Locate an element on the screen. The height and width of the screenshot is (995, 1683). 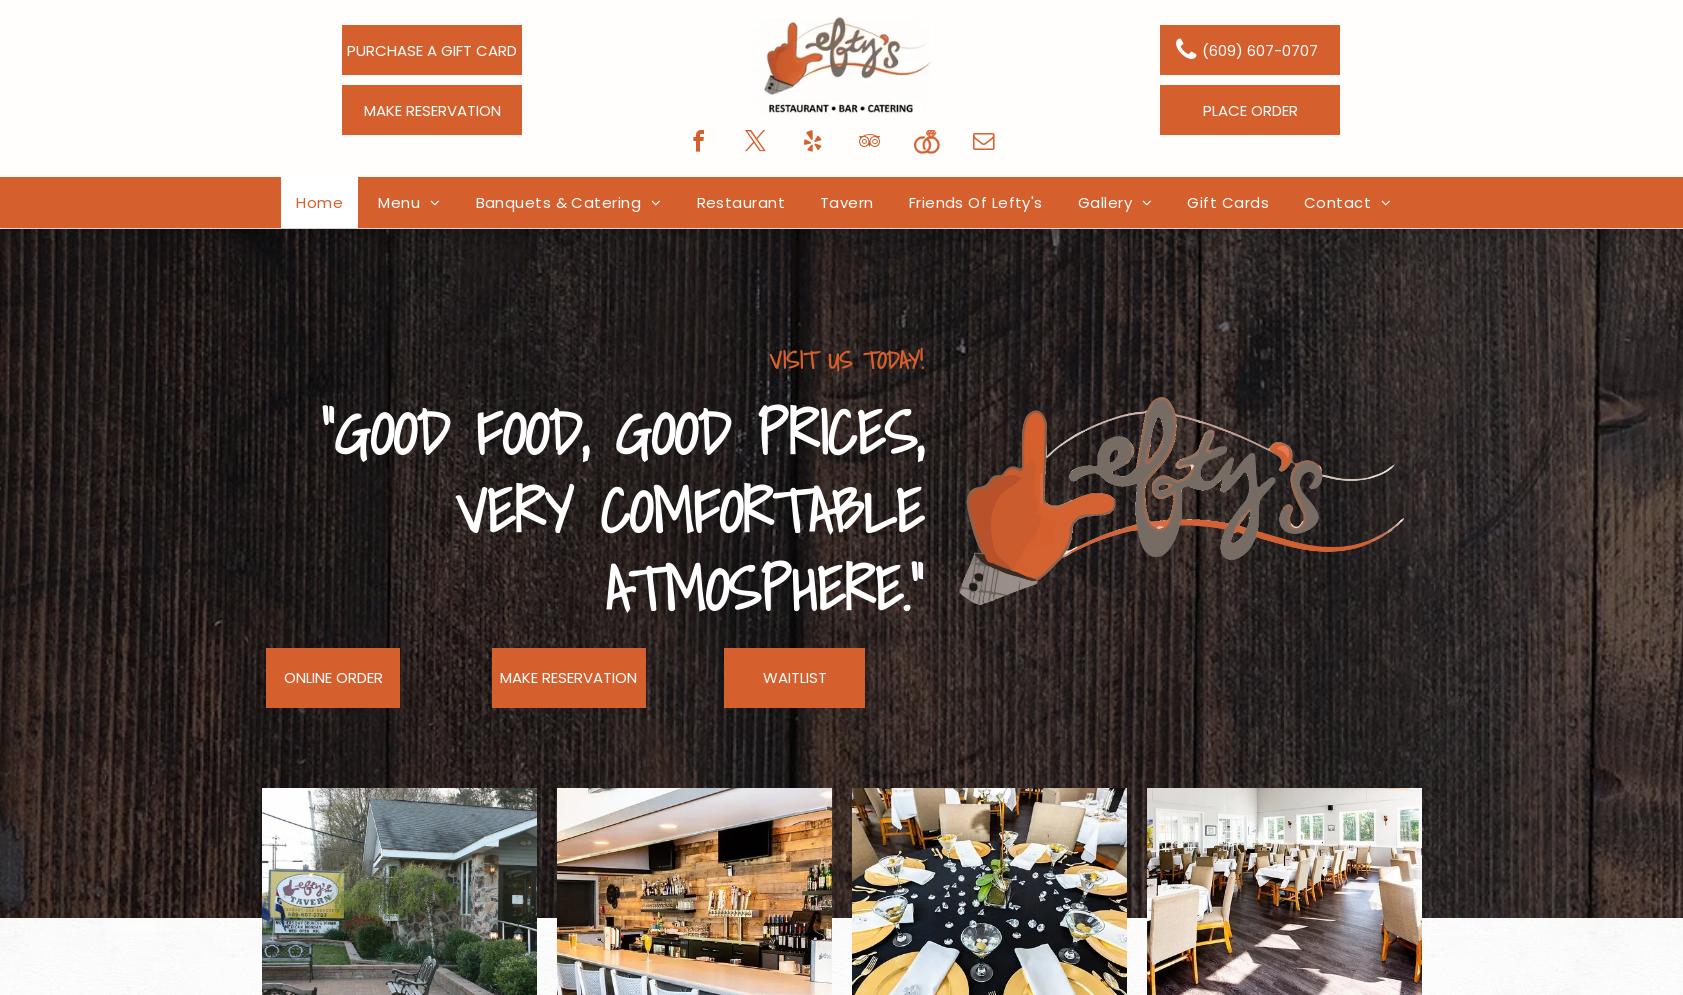
'Home' is located at coordinates (319, 201).